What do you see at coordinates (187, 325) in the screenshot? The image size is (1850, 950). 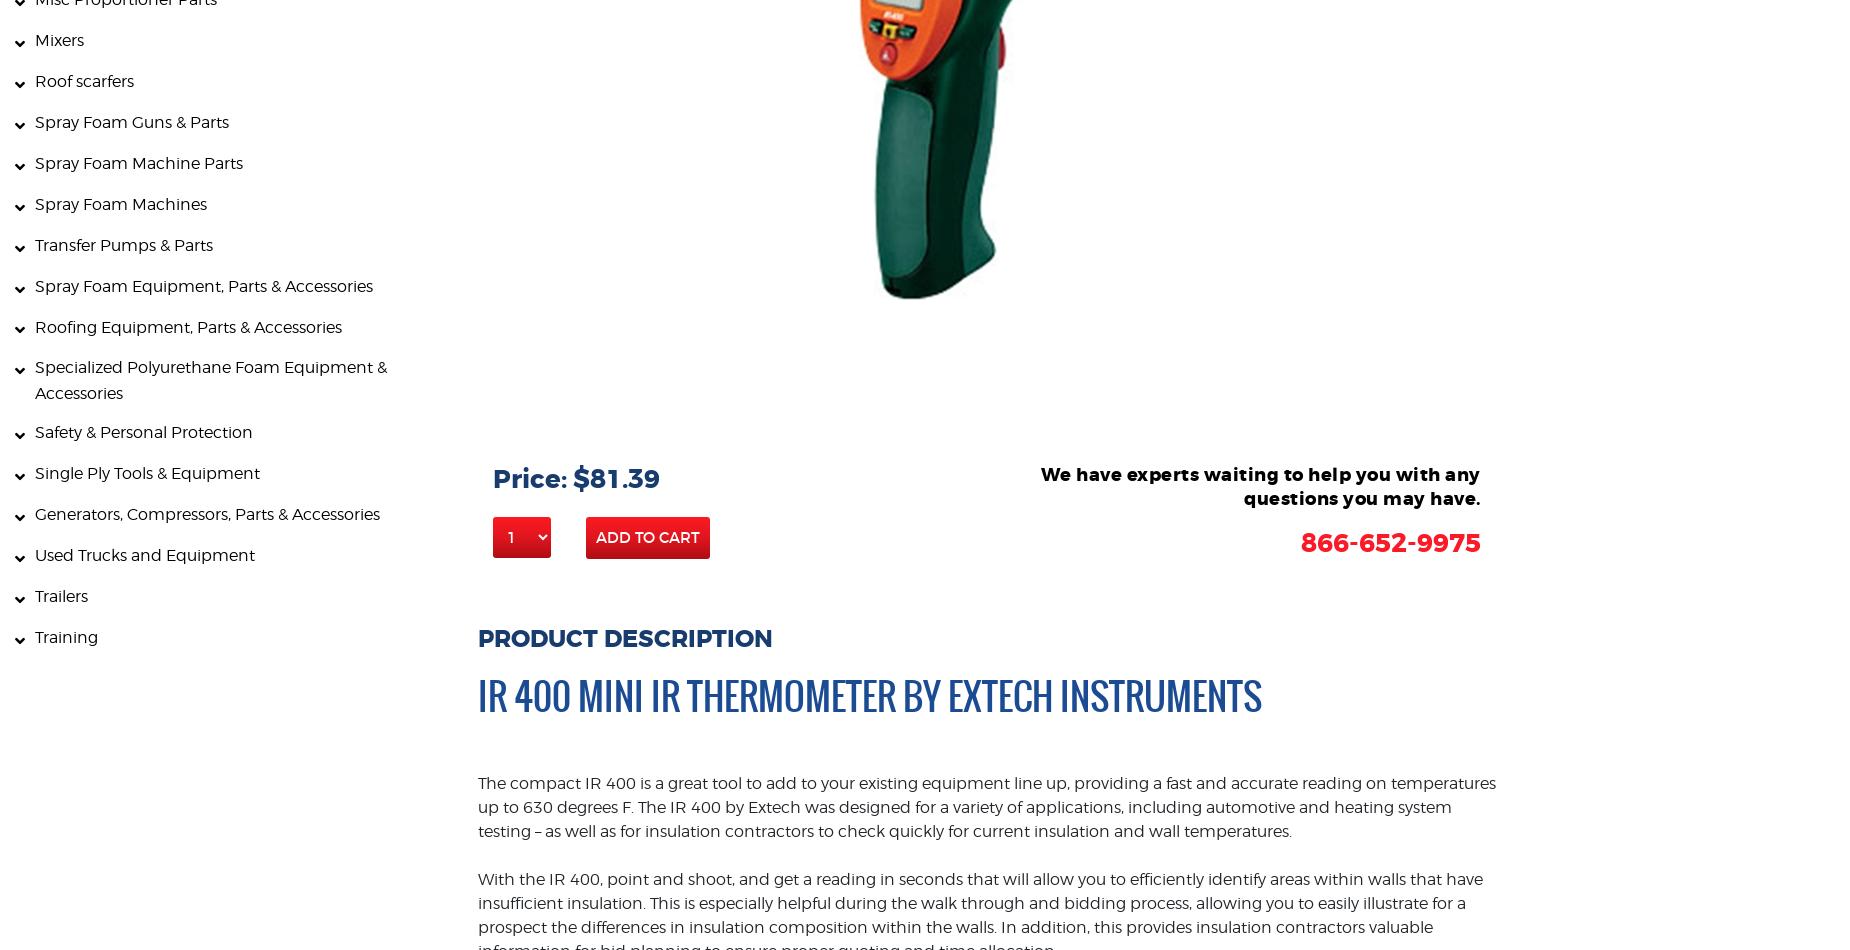 I see `'Roofing Equipment, Parts & Accessories'` at bounding box center [187, 325].